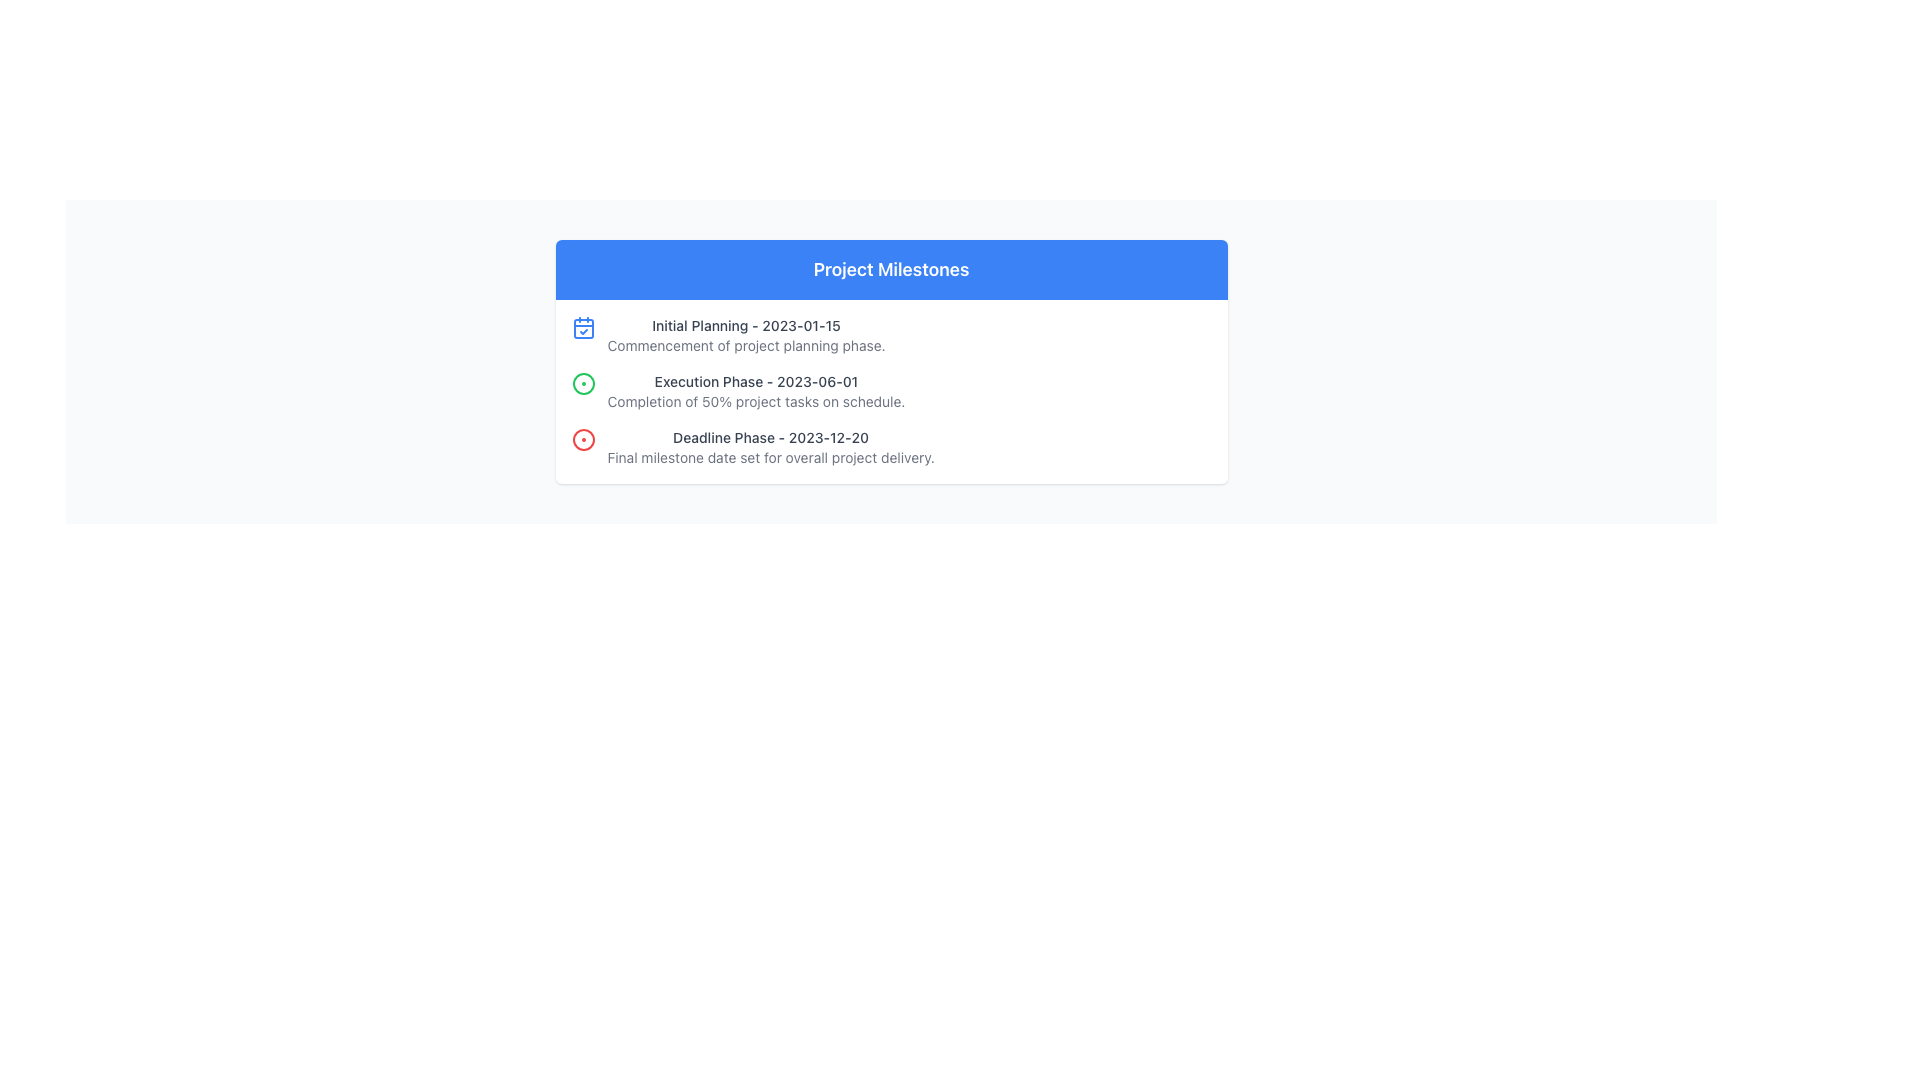  Describe the element at coordinates (755, 401) in the screenshot. I see `the descriptive annotation text label located under the header 'Execution Phase - 2023-06-01' within the 'Project Milestones' card` at that location.